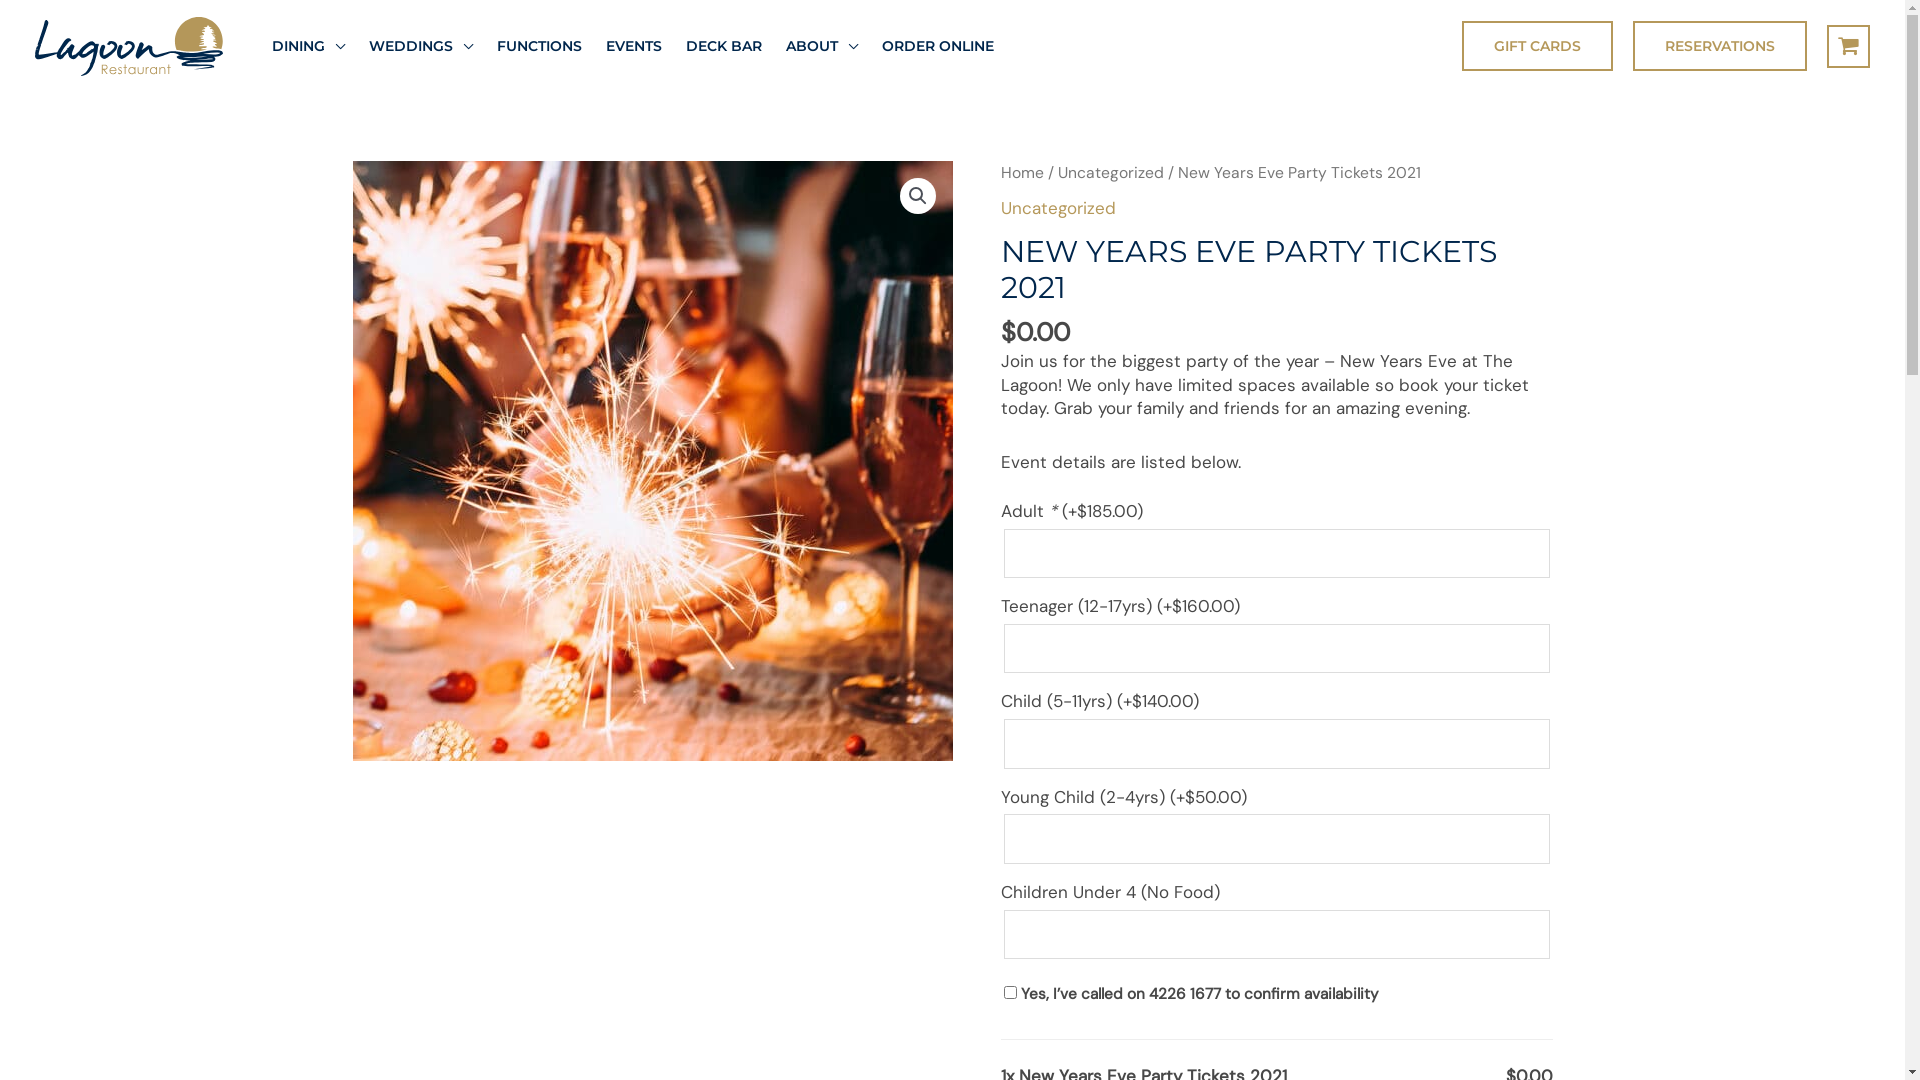 The width and height of the screenshot is (1920, 1080). Describe the element at coordinates (999, 171) in the screenshot. I see `'Home'` at that location.